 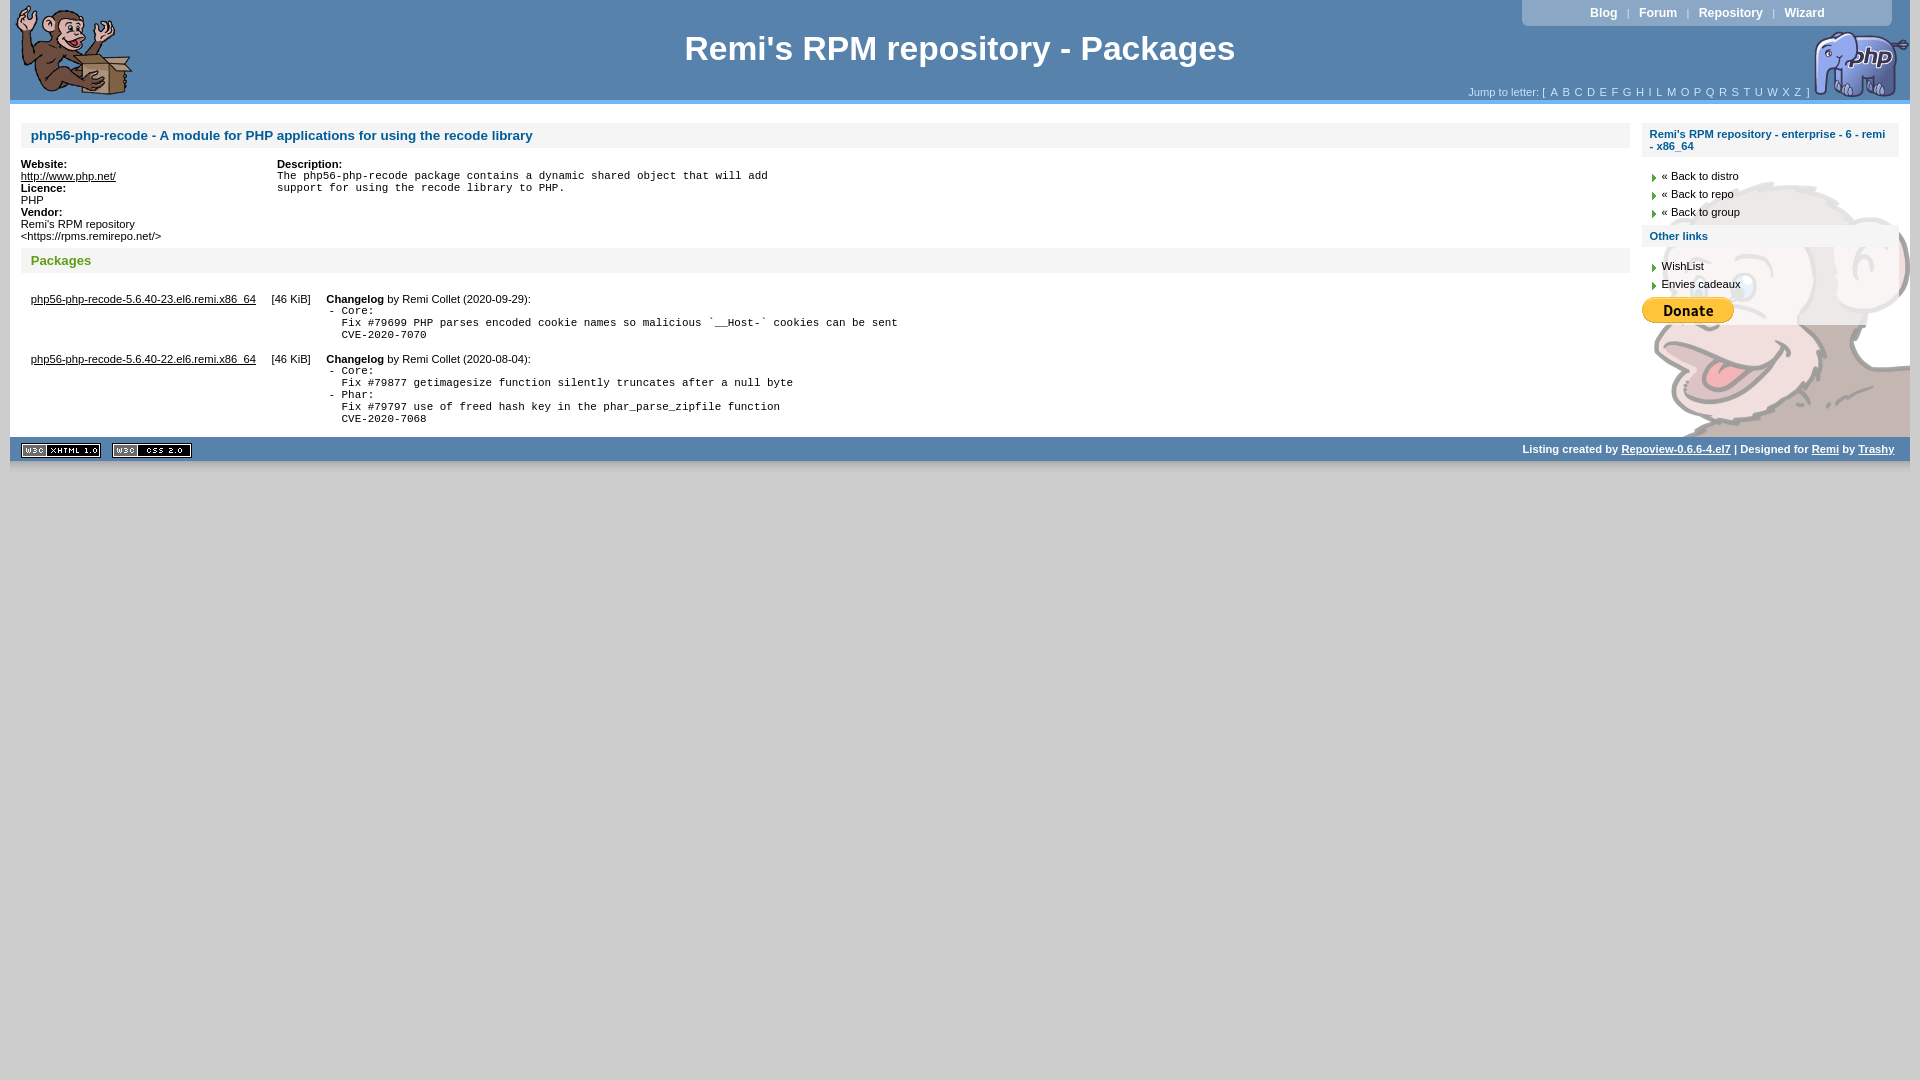 I want to click on 'B', so click(x=1564, y=92).